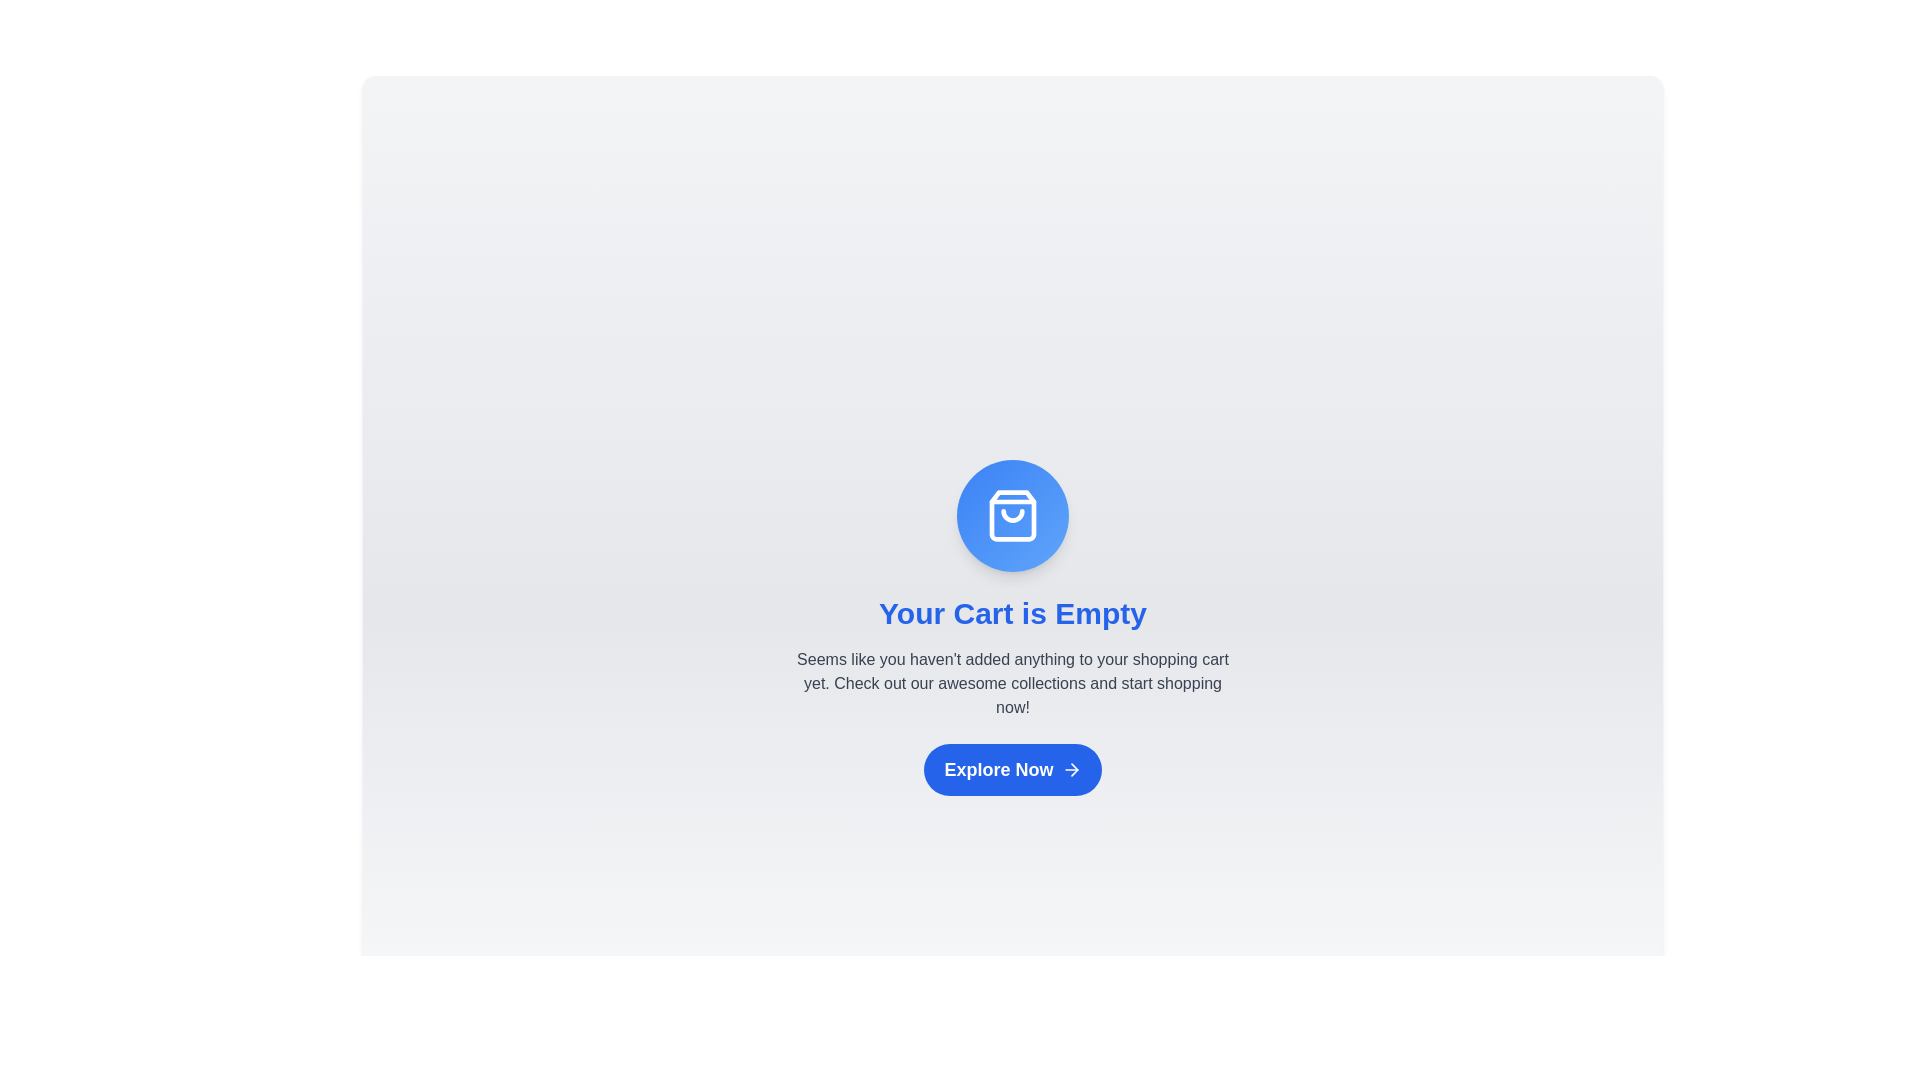 This screenshot has height=1080, width=1920. Describe the element at coordinates (1012, 682) in the screenshot. I see `the text block that informs users their shopping cart is empty, located between the header 'Your Cart is Empty' and the button 'Explore Now'` at that location.